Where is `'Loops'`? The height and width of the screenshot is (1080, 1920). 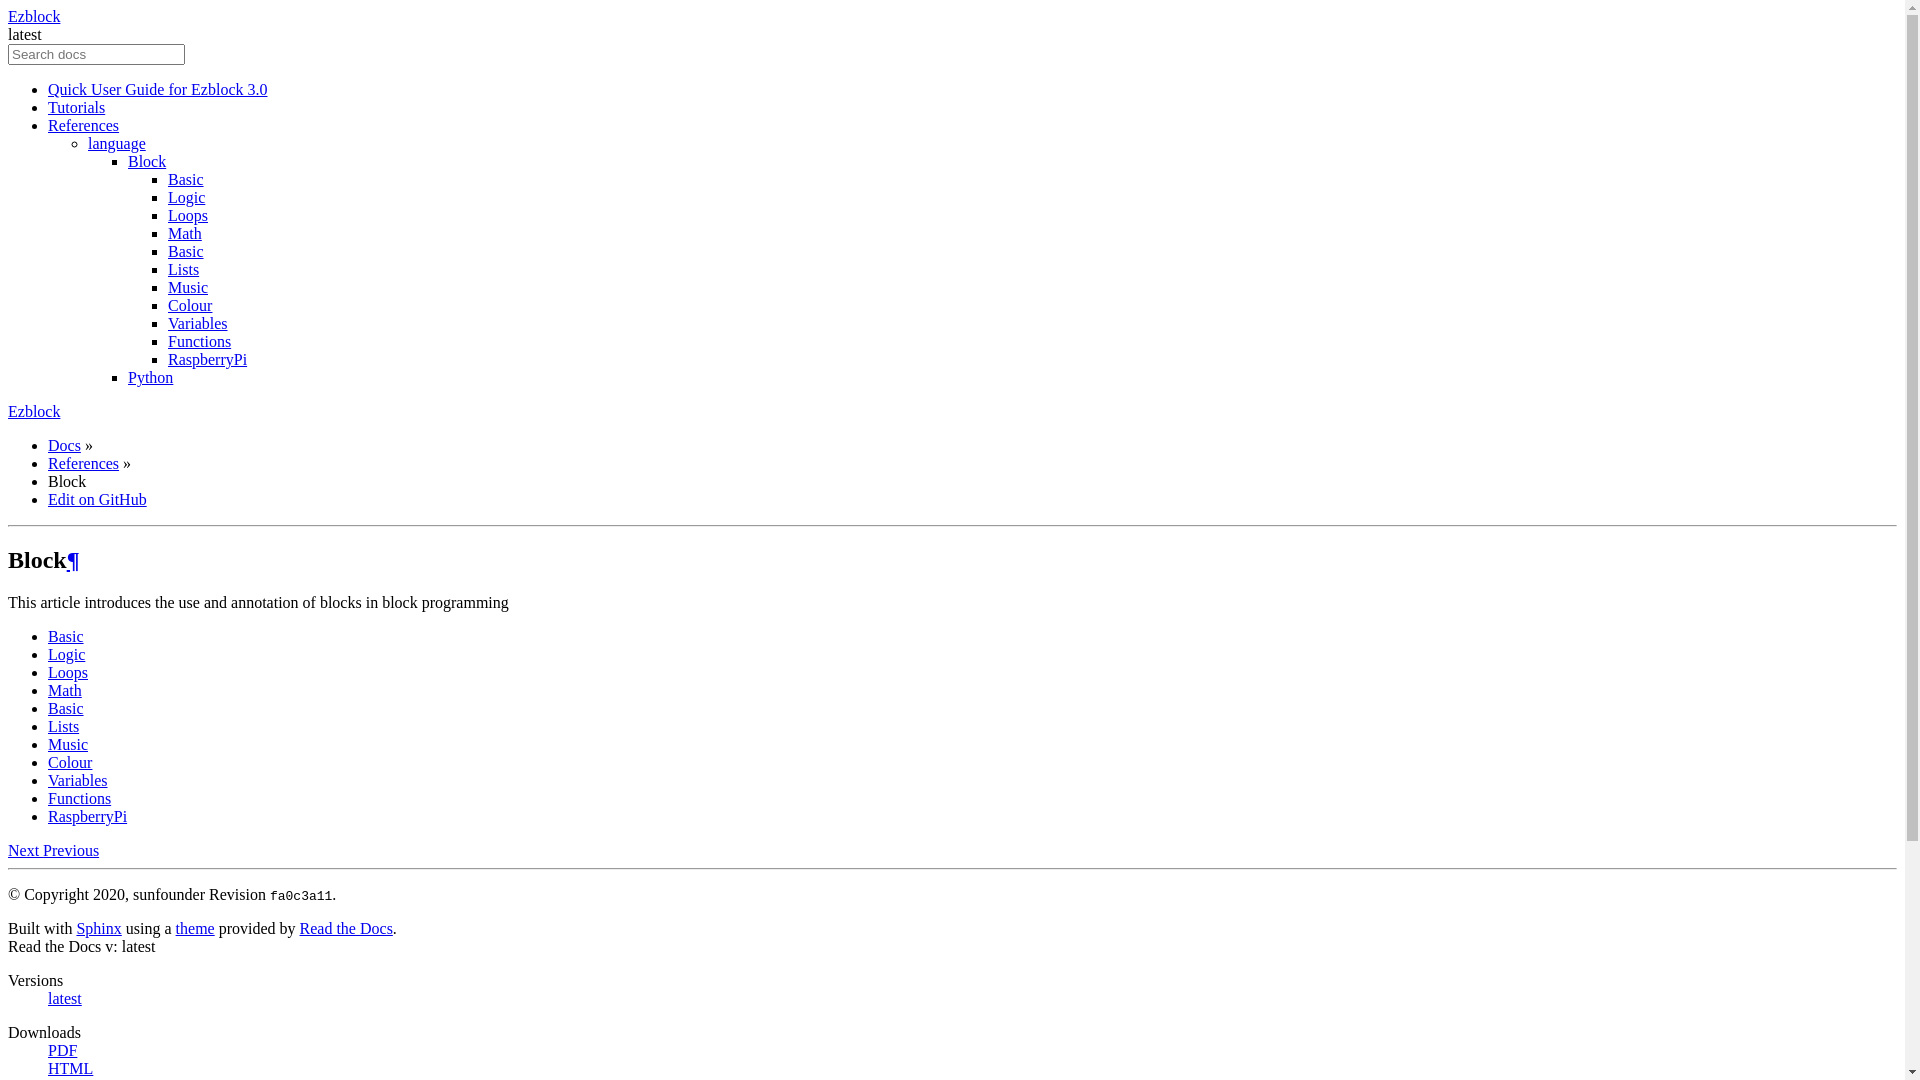 'Loops' is located at coordinates (67, 672).